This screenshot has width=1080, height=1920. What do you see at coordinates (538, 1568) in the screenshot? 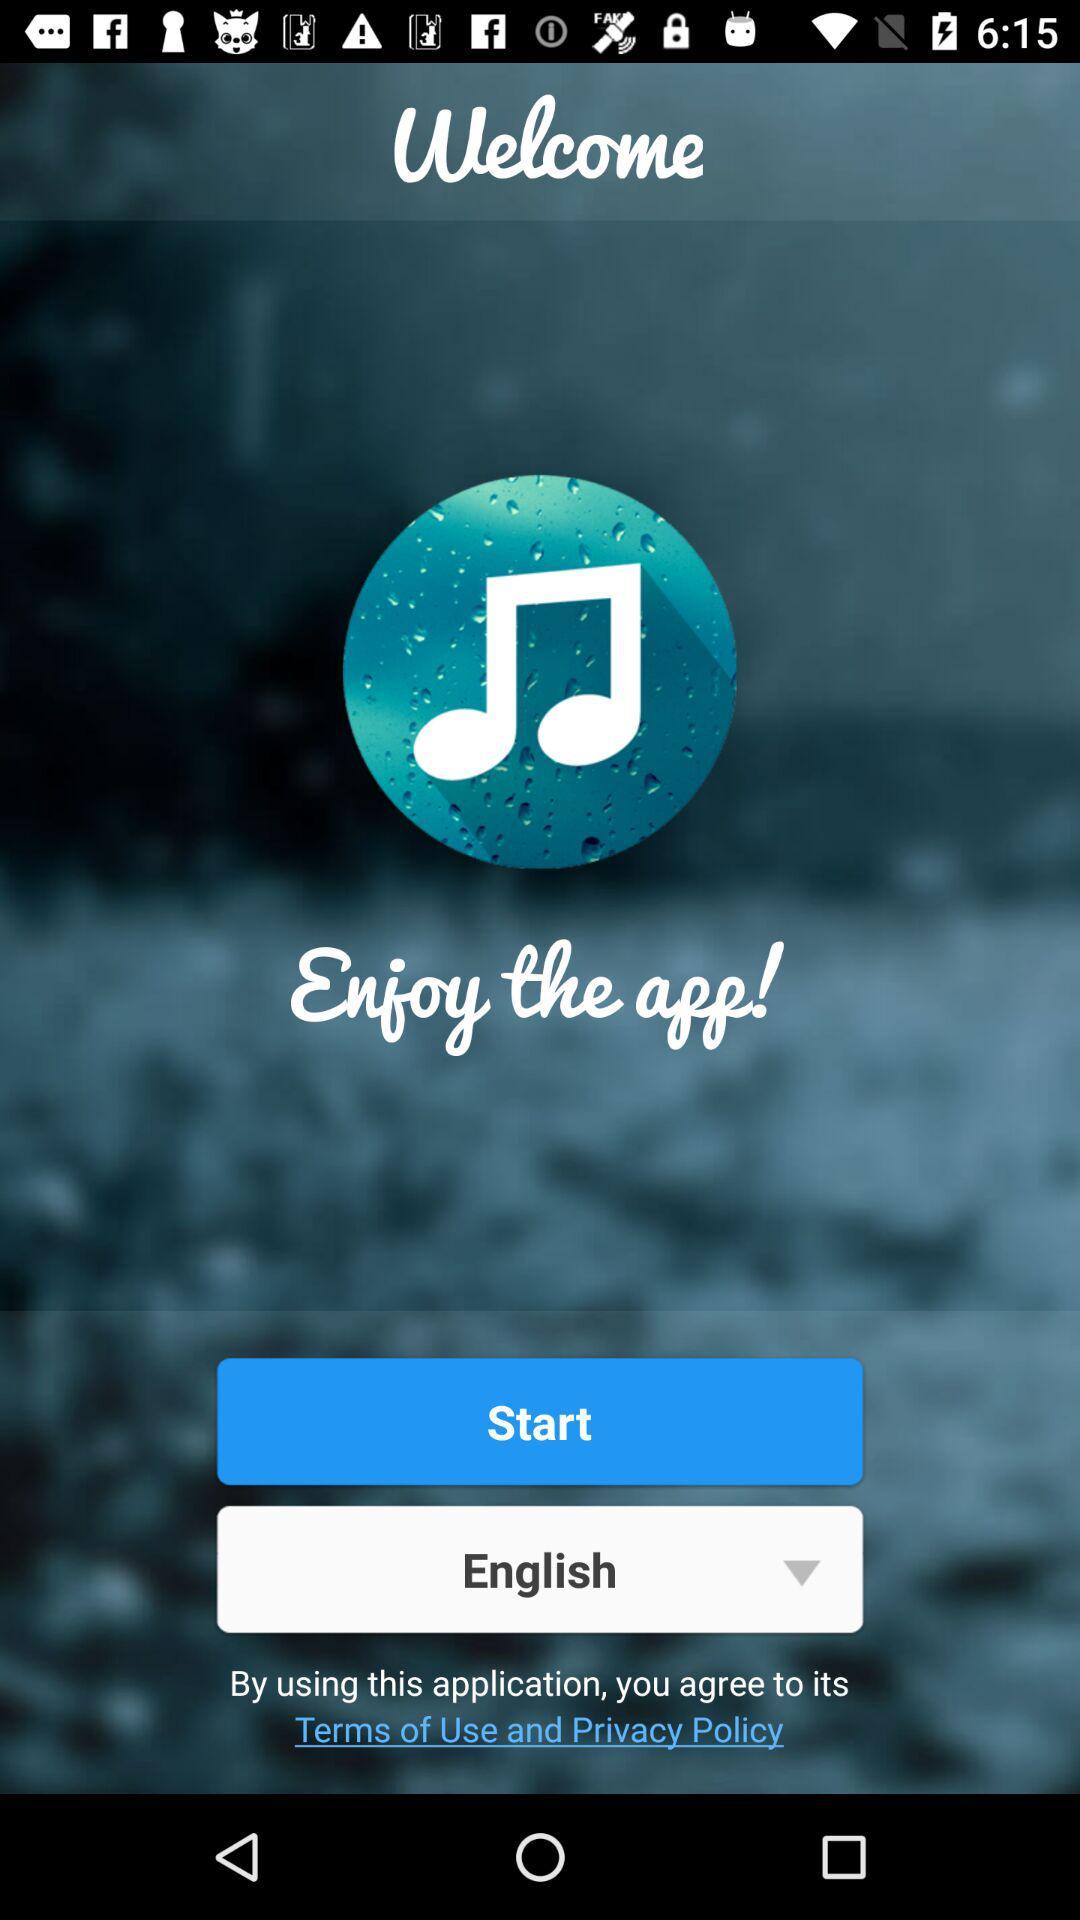
I see `the item above by using this icon` at bounding box center [538, 1568].